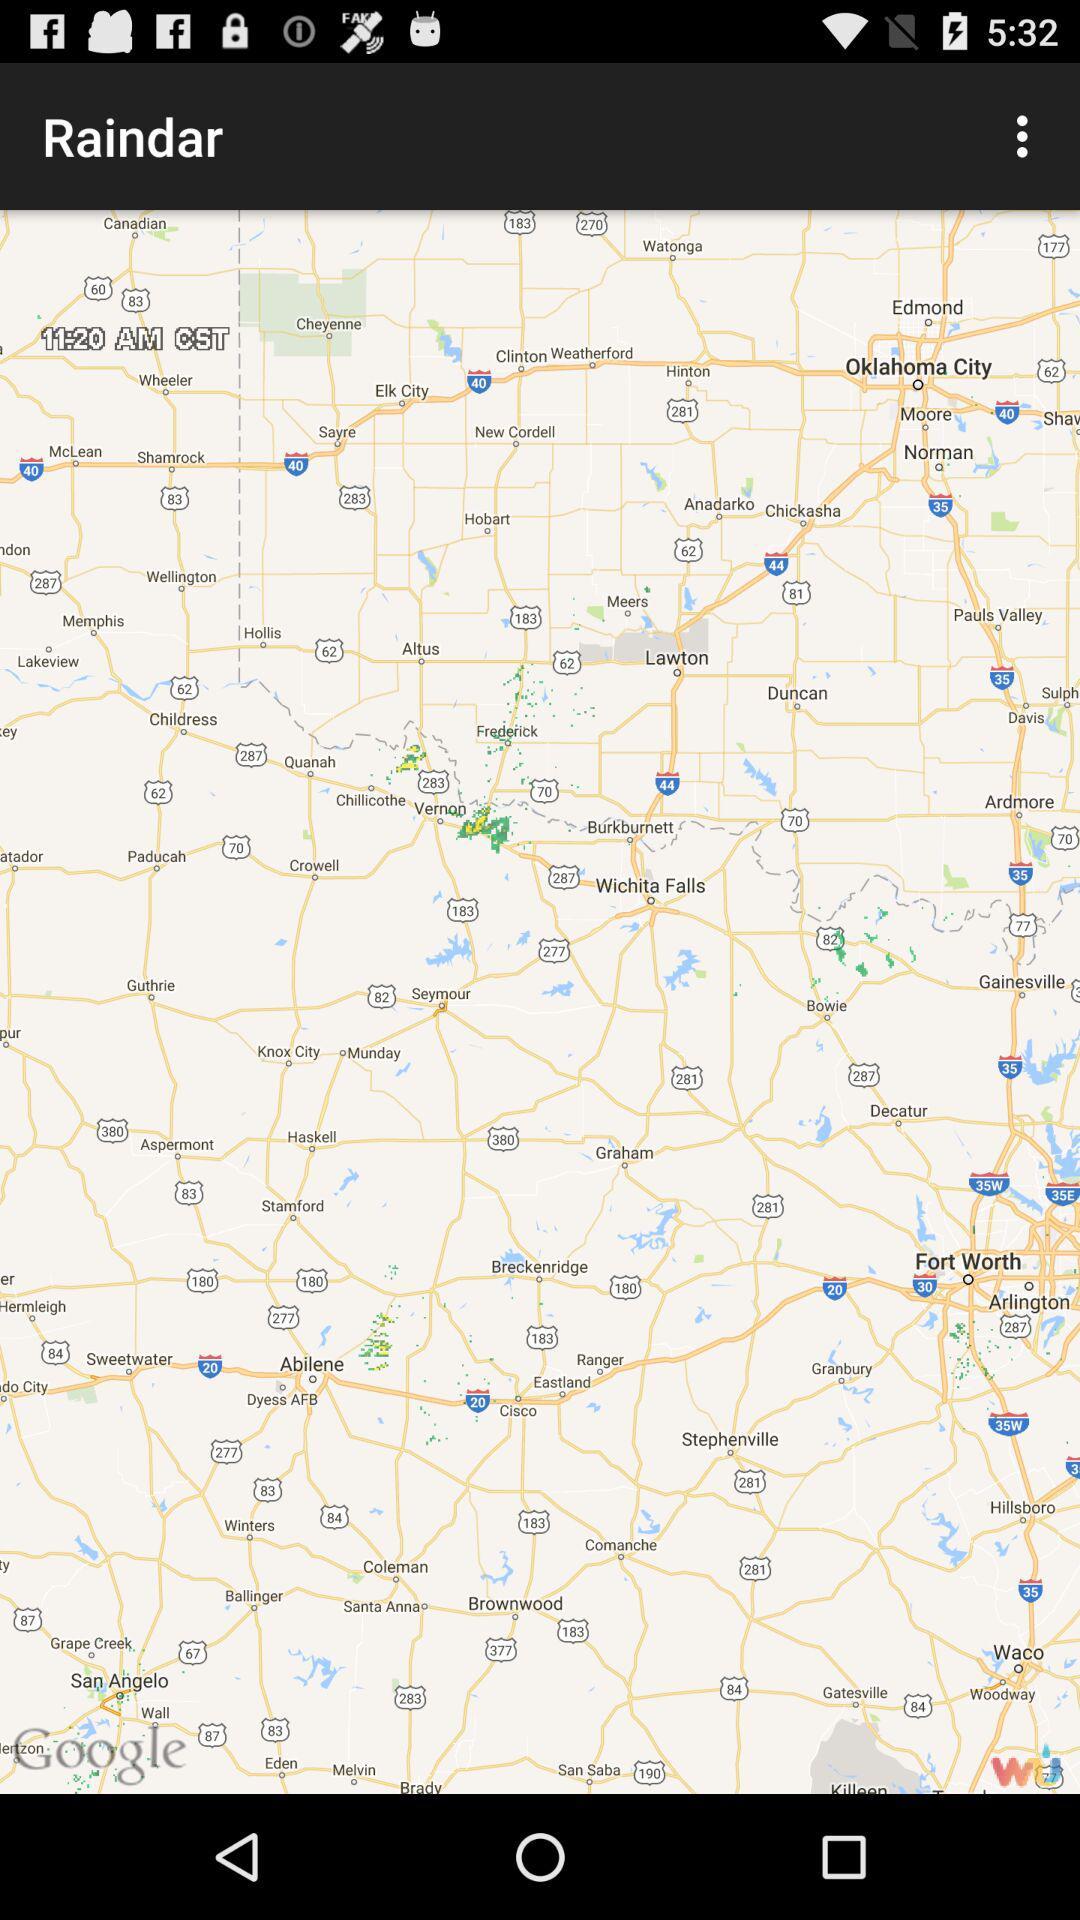 The height and width of the screenshot is (1920, 1080). I want to click on the app to the right of raindar icon, so click(1027, 135).